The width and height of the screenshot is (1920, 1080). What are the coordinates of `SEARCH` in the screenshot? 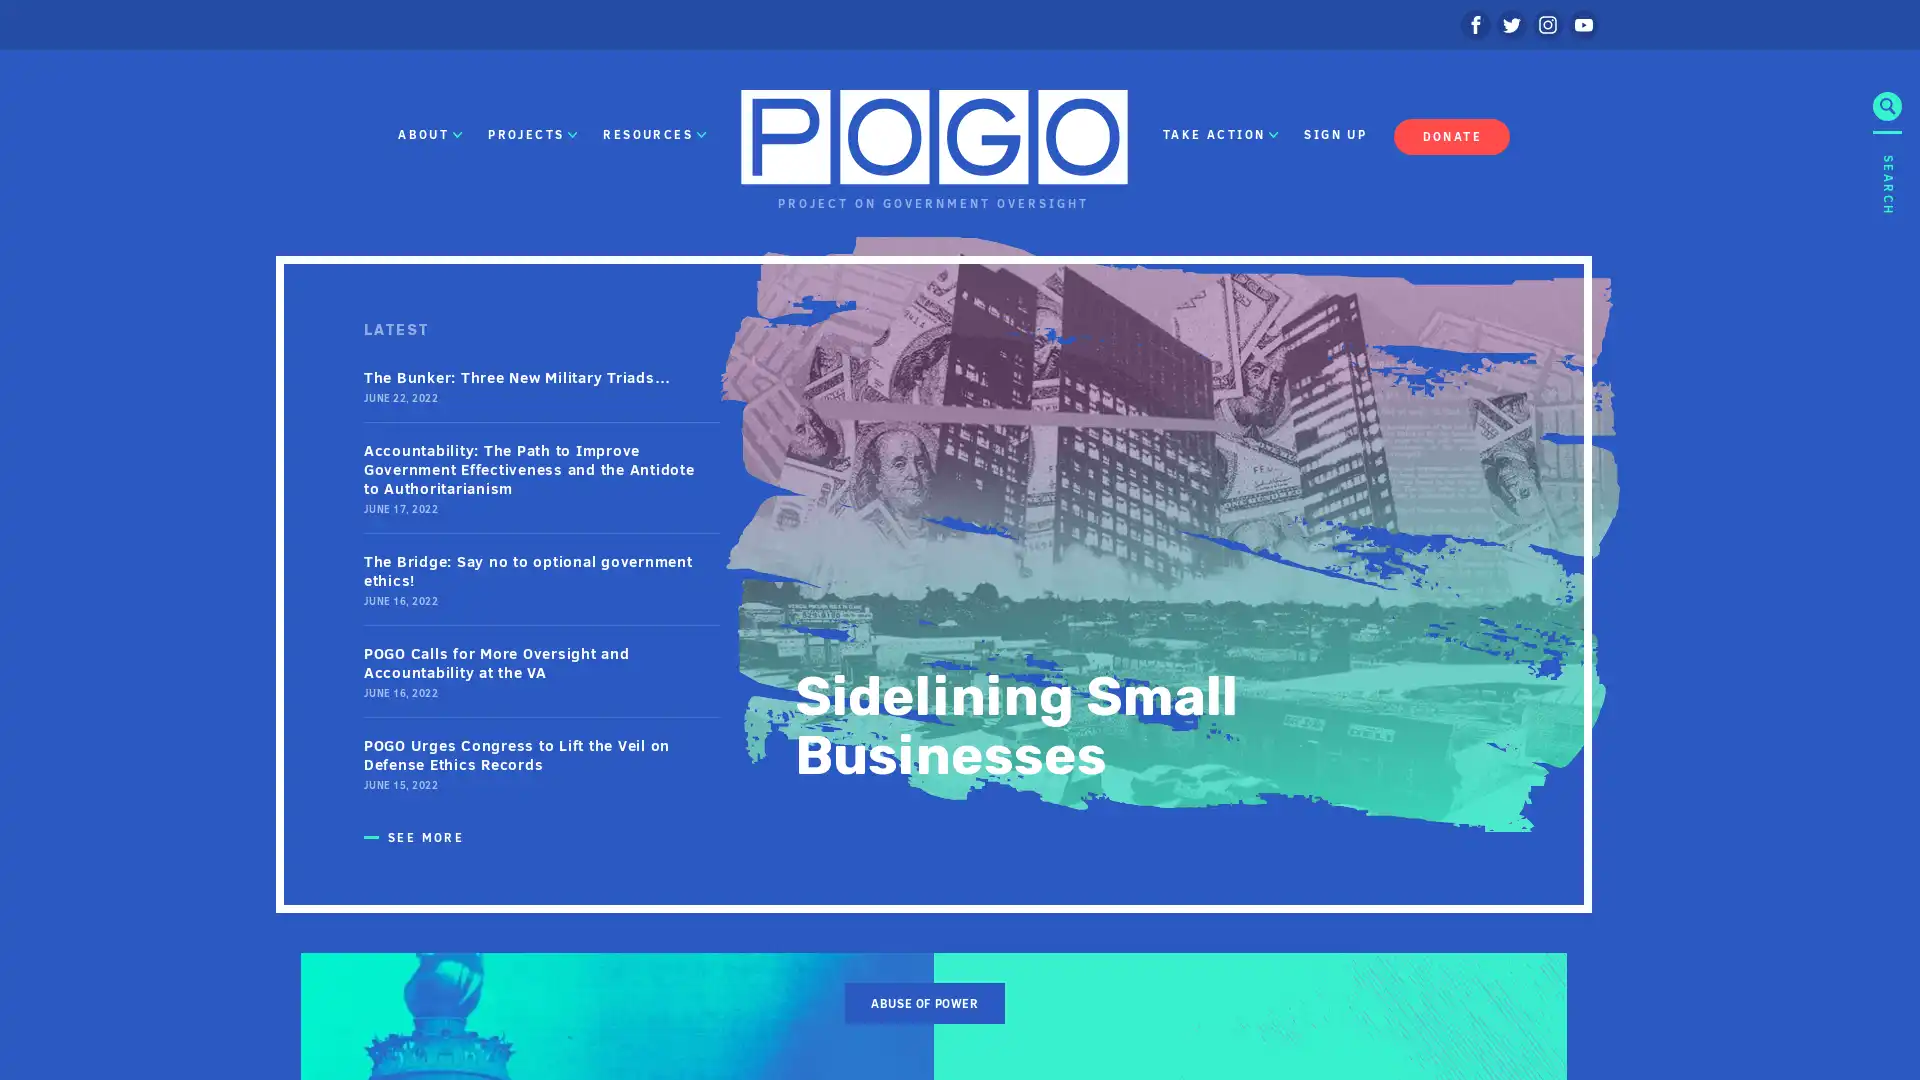 It's located at (1886, 326).